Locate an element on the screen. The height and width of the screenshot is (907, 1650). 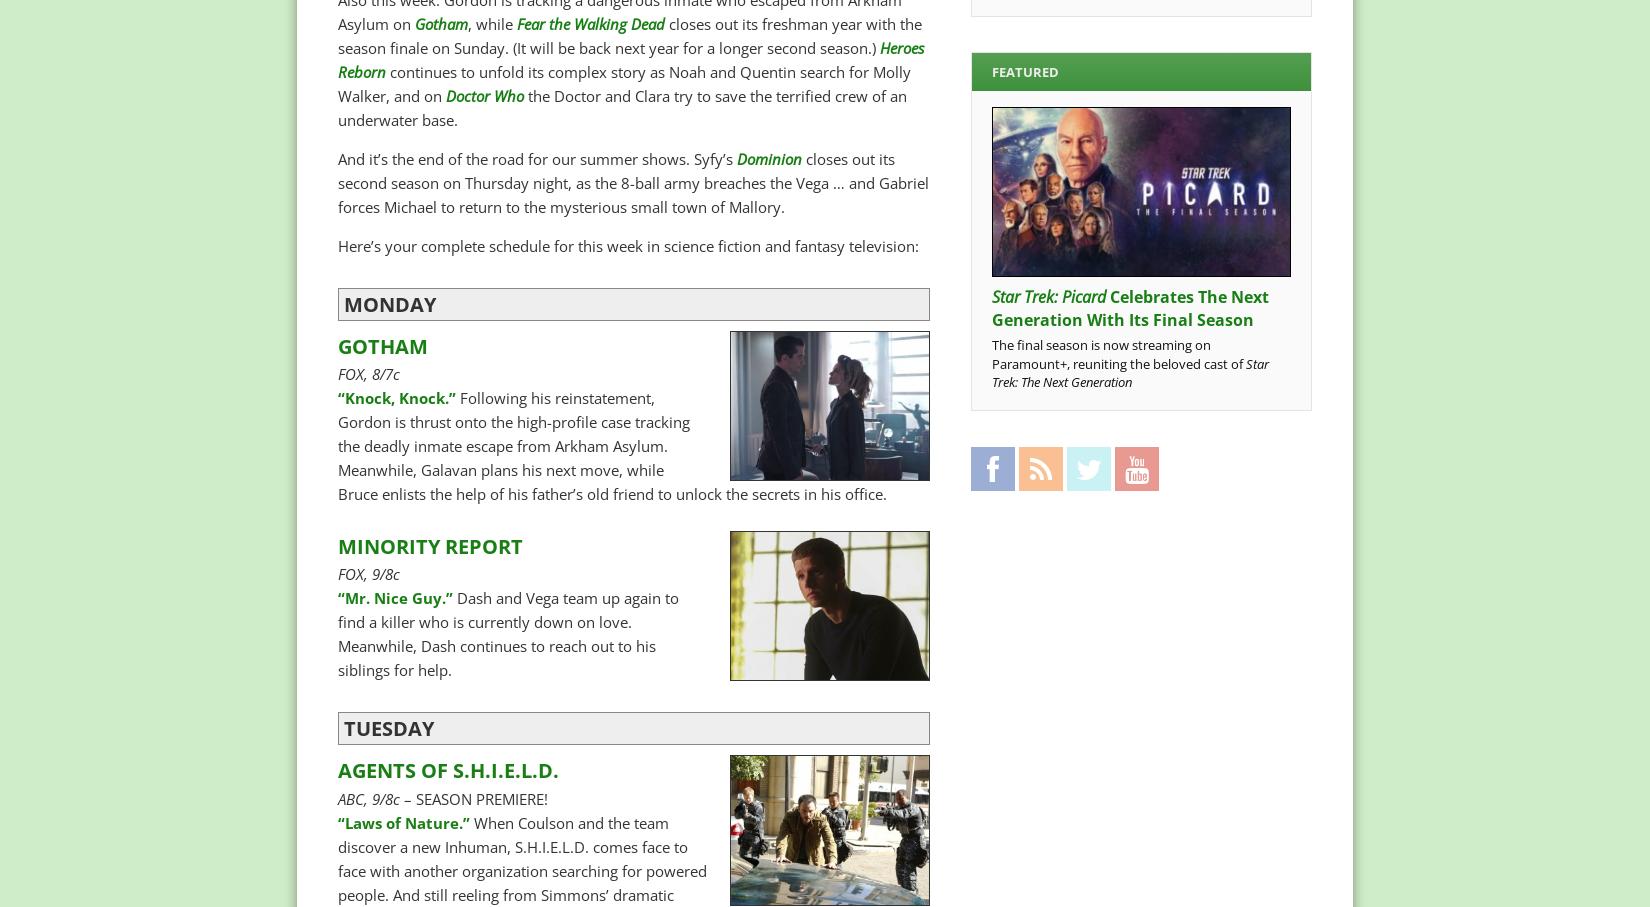
'the Doctor and Clara try to save the terrified crew of an underwater base.' is located at coordinates (621, 106).